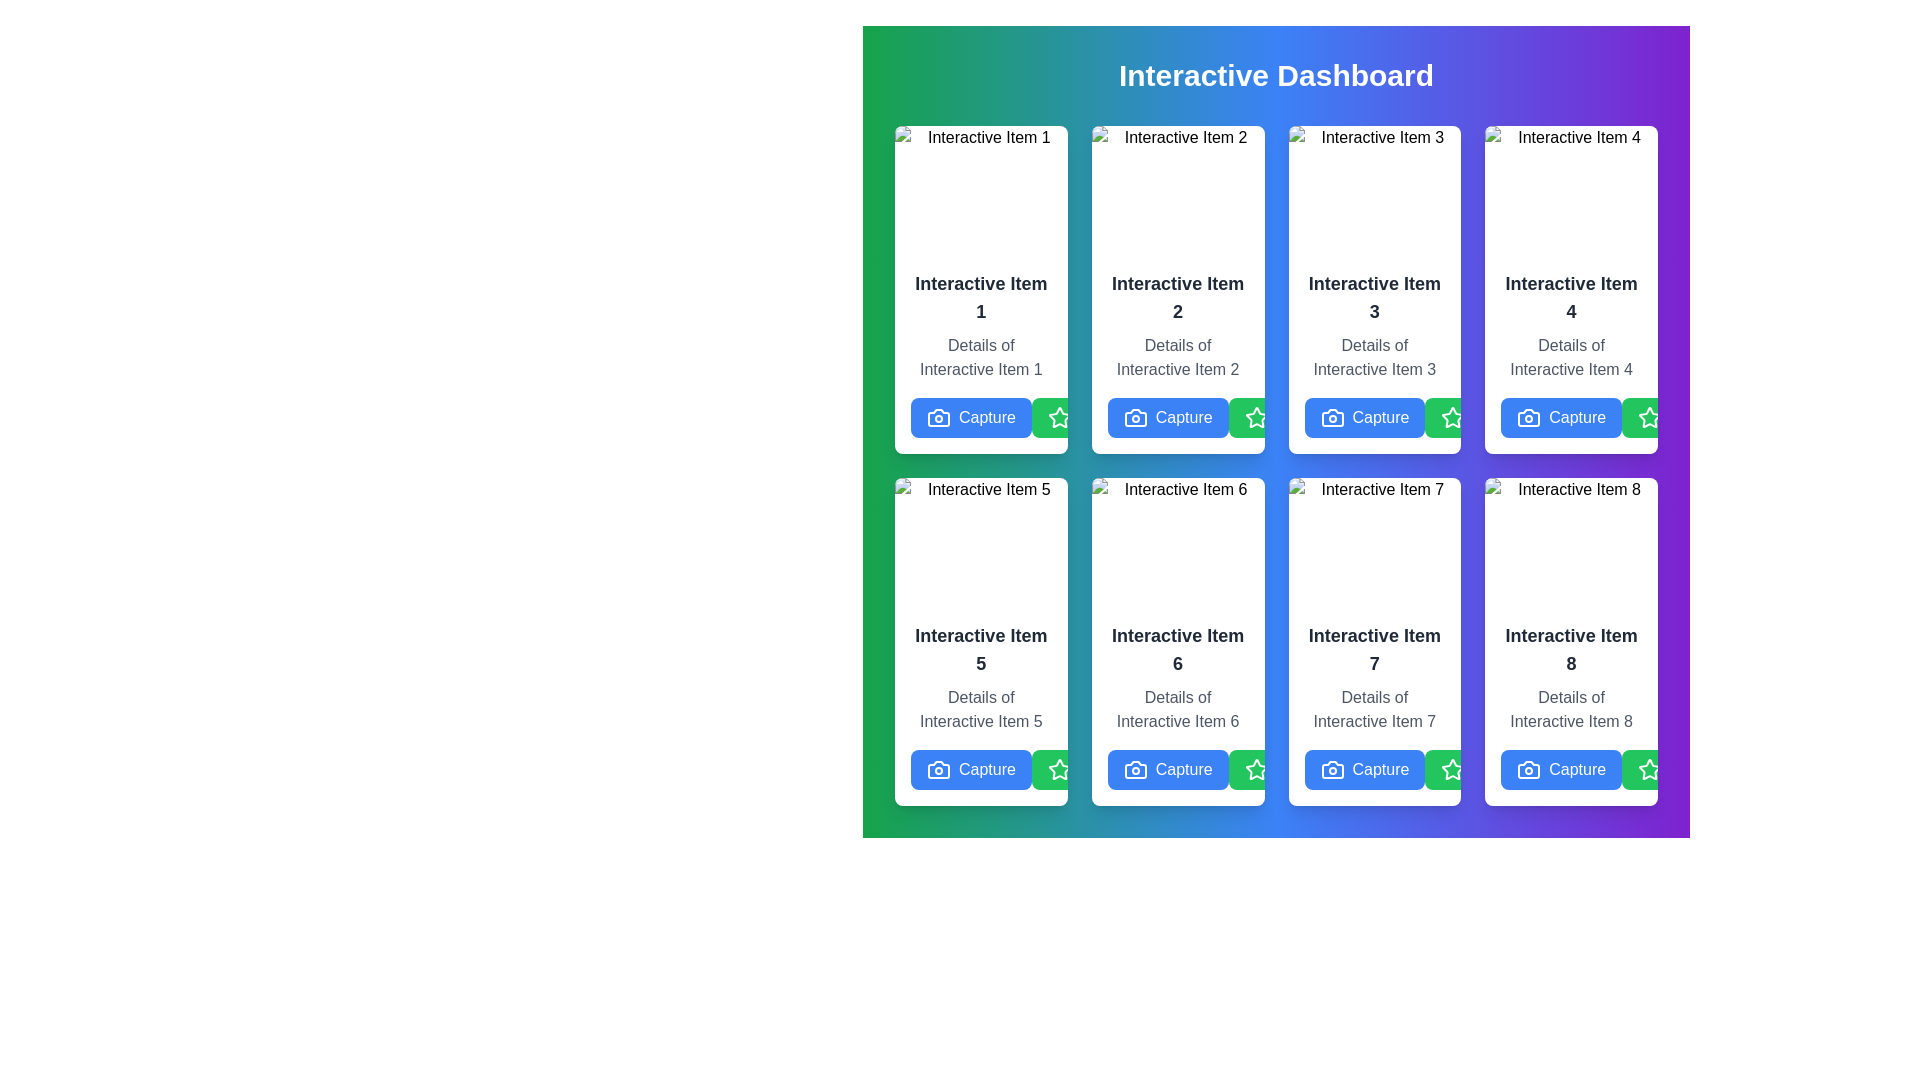 This screenshot has height=1080, width=1920. What do you see at coordinates (938, 769) in the screenshot?
I see `the 'Capture' button by clicking on the camera icon located at the bottom-left corner of the 'Interactive Item 5' card` at bounding box center [938, 769].